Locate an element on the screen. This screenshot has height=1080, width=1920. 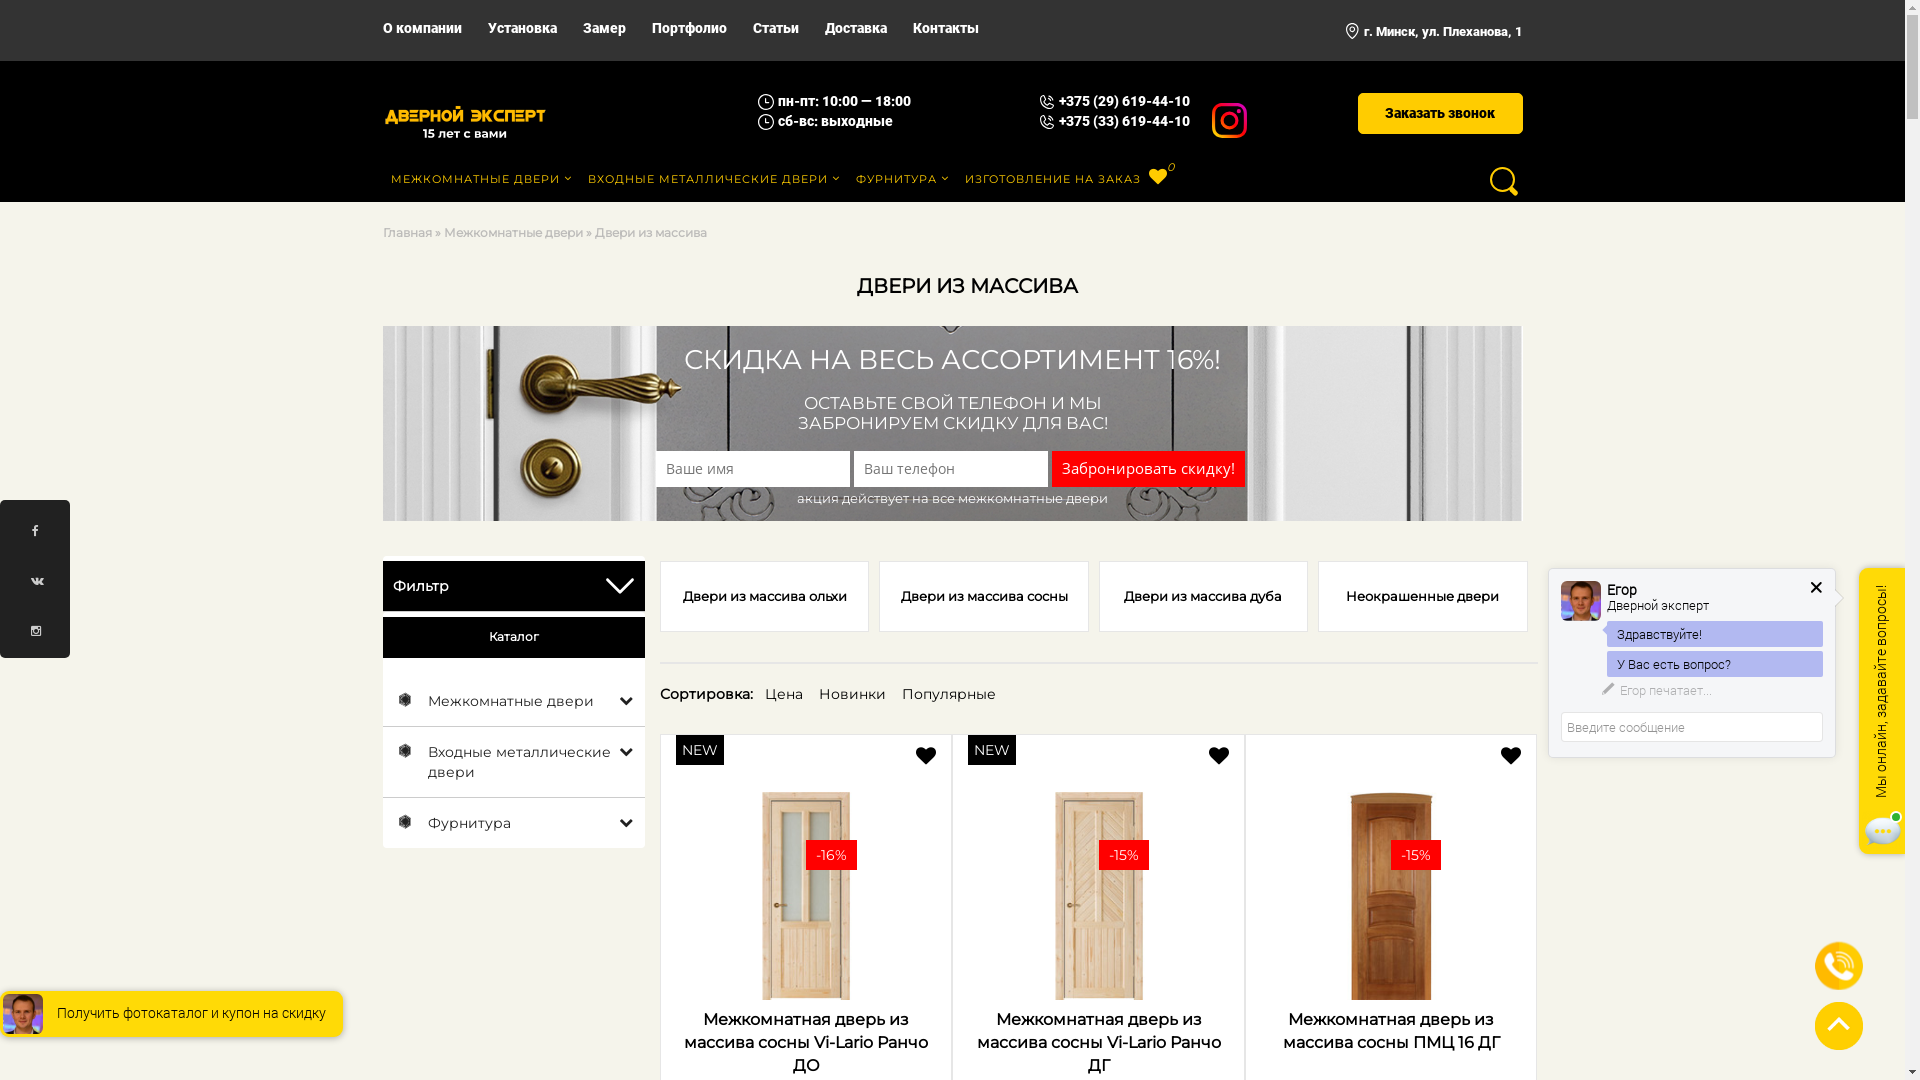
'Instagram' is located at coordinates (1228, 112).